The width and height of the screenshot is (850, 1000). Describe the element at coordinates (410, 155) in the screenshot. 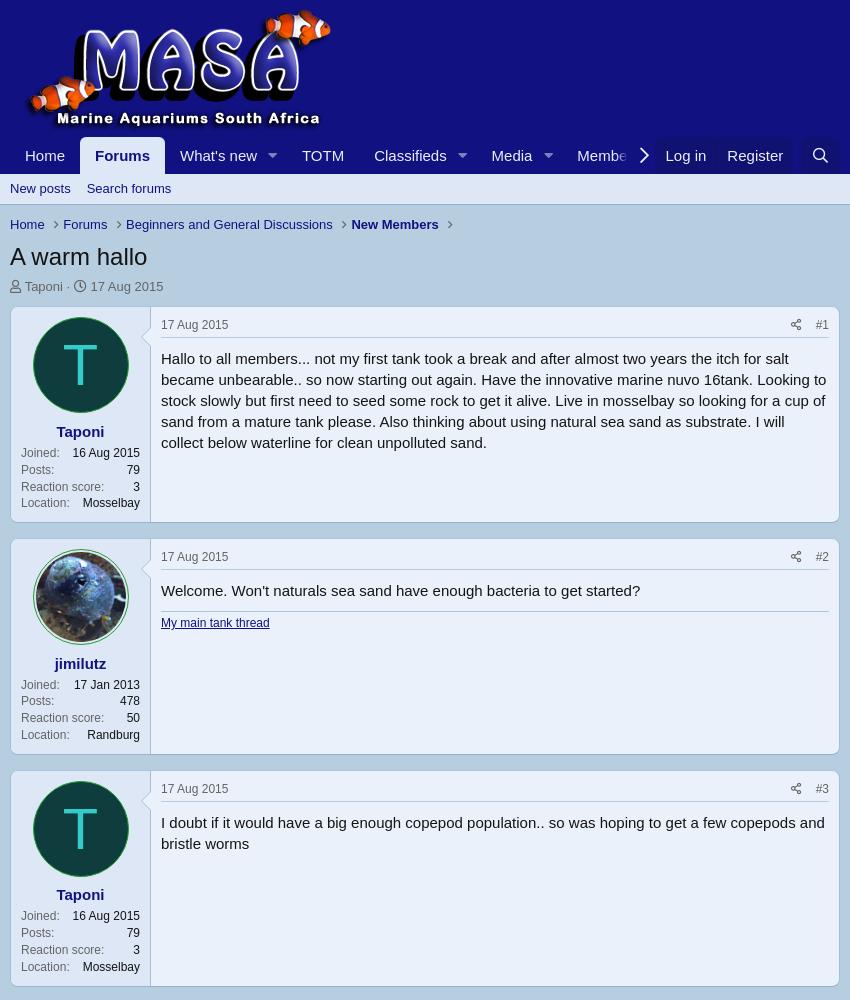

I see `'Classifieds'` at that location.